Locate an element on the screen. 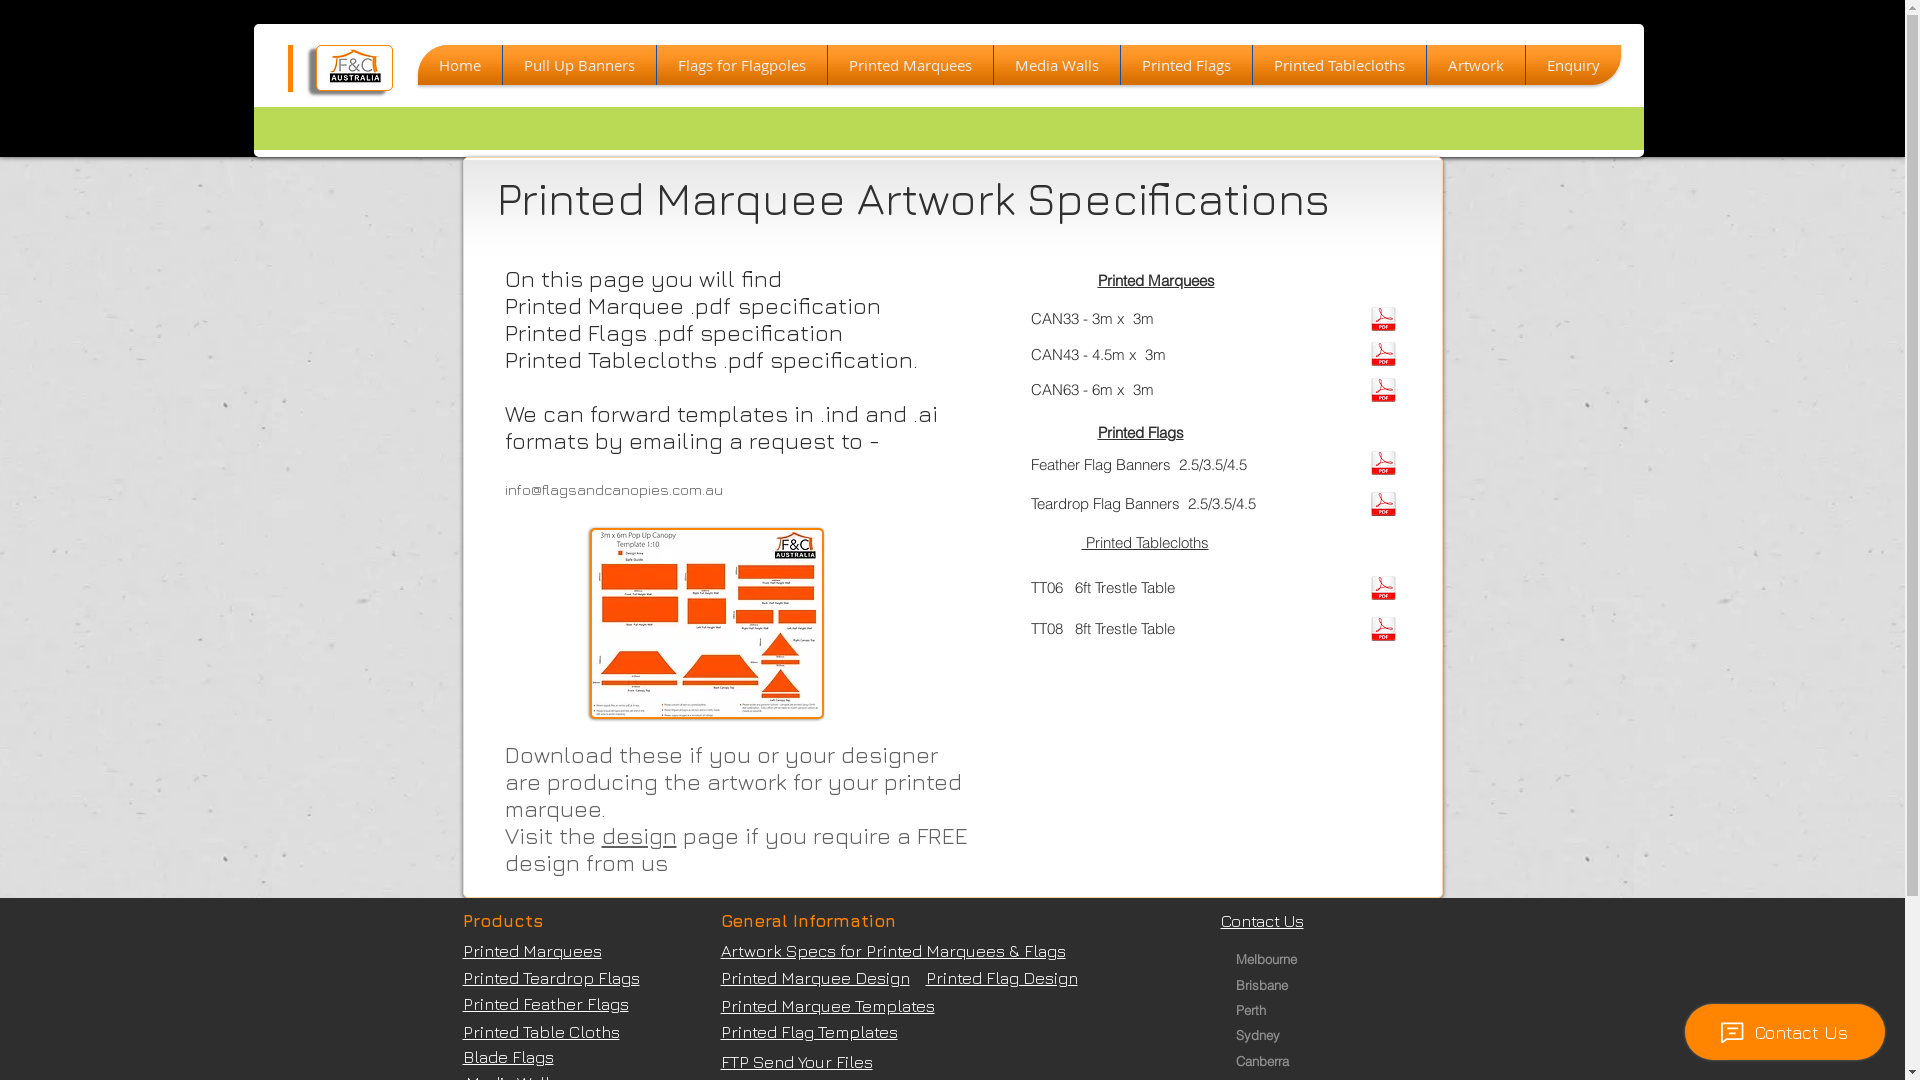 The width and height of the screenshot is (1920, 1080). 'FTP Send Your Files' is located at coordinates (720, 1060).